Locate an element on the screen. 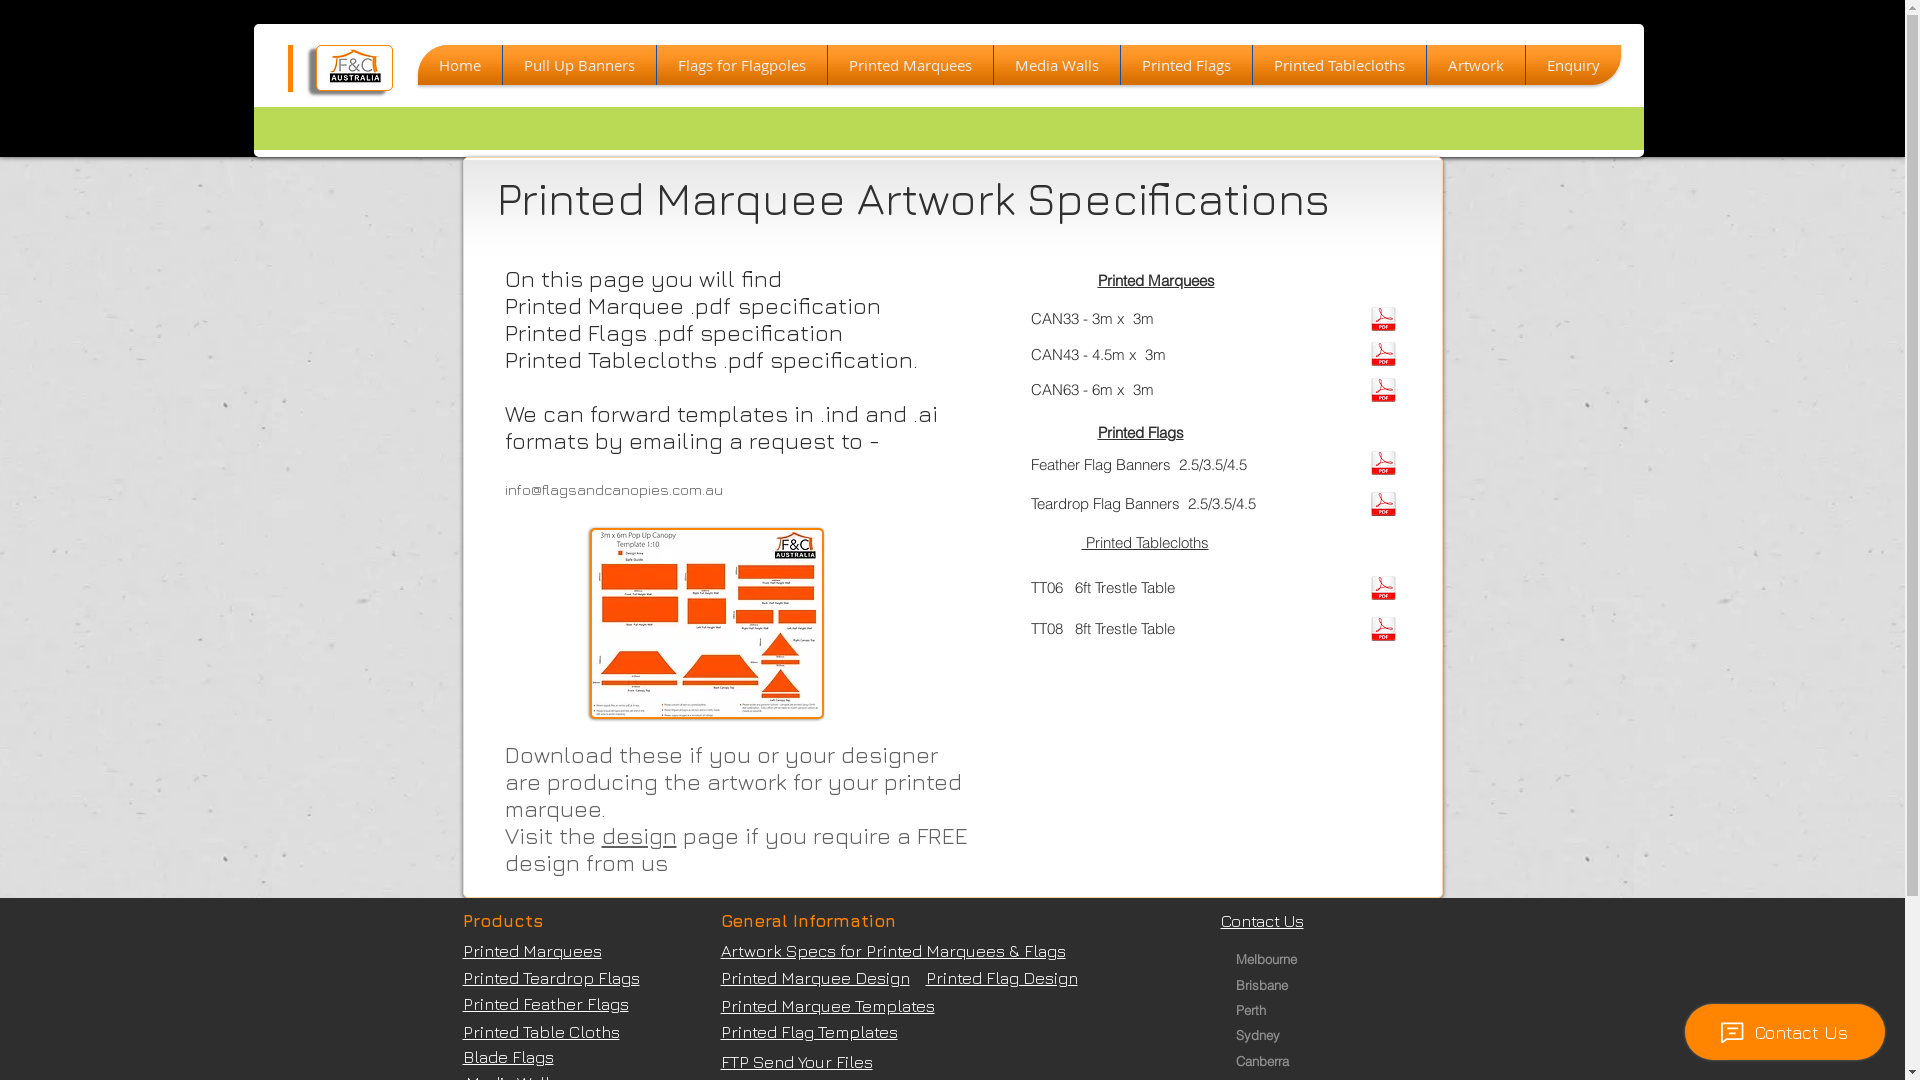 The width and height of the screenshot is (1920, 1080). 'FTP Send Your Files' is located at coordinates (720, 1060).